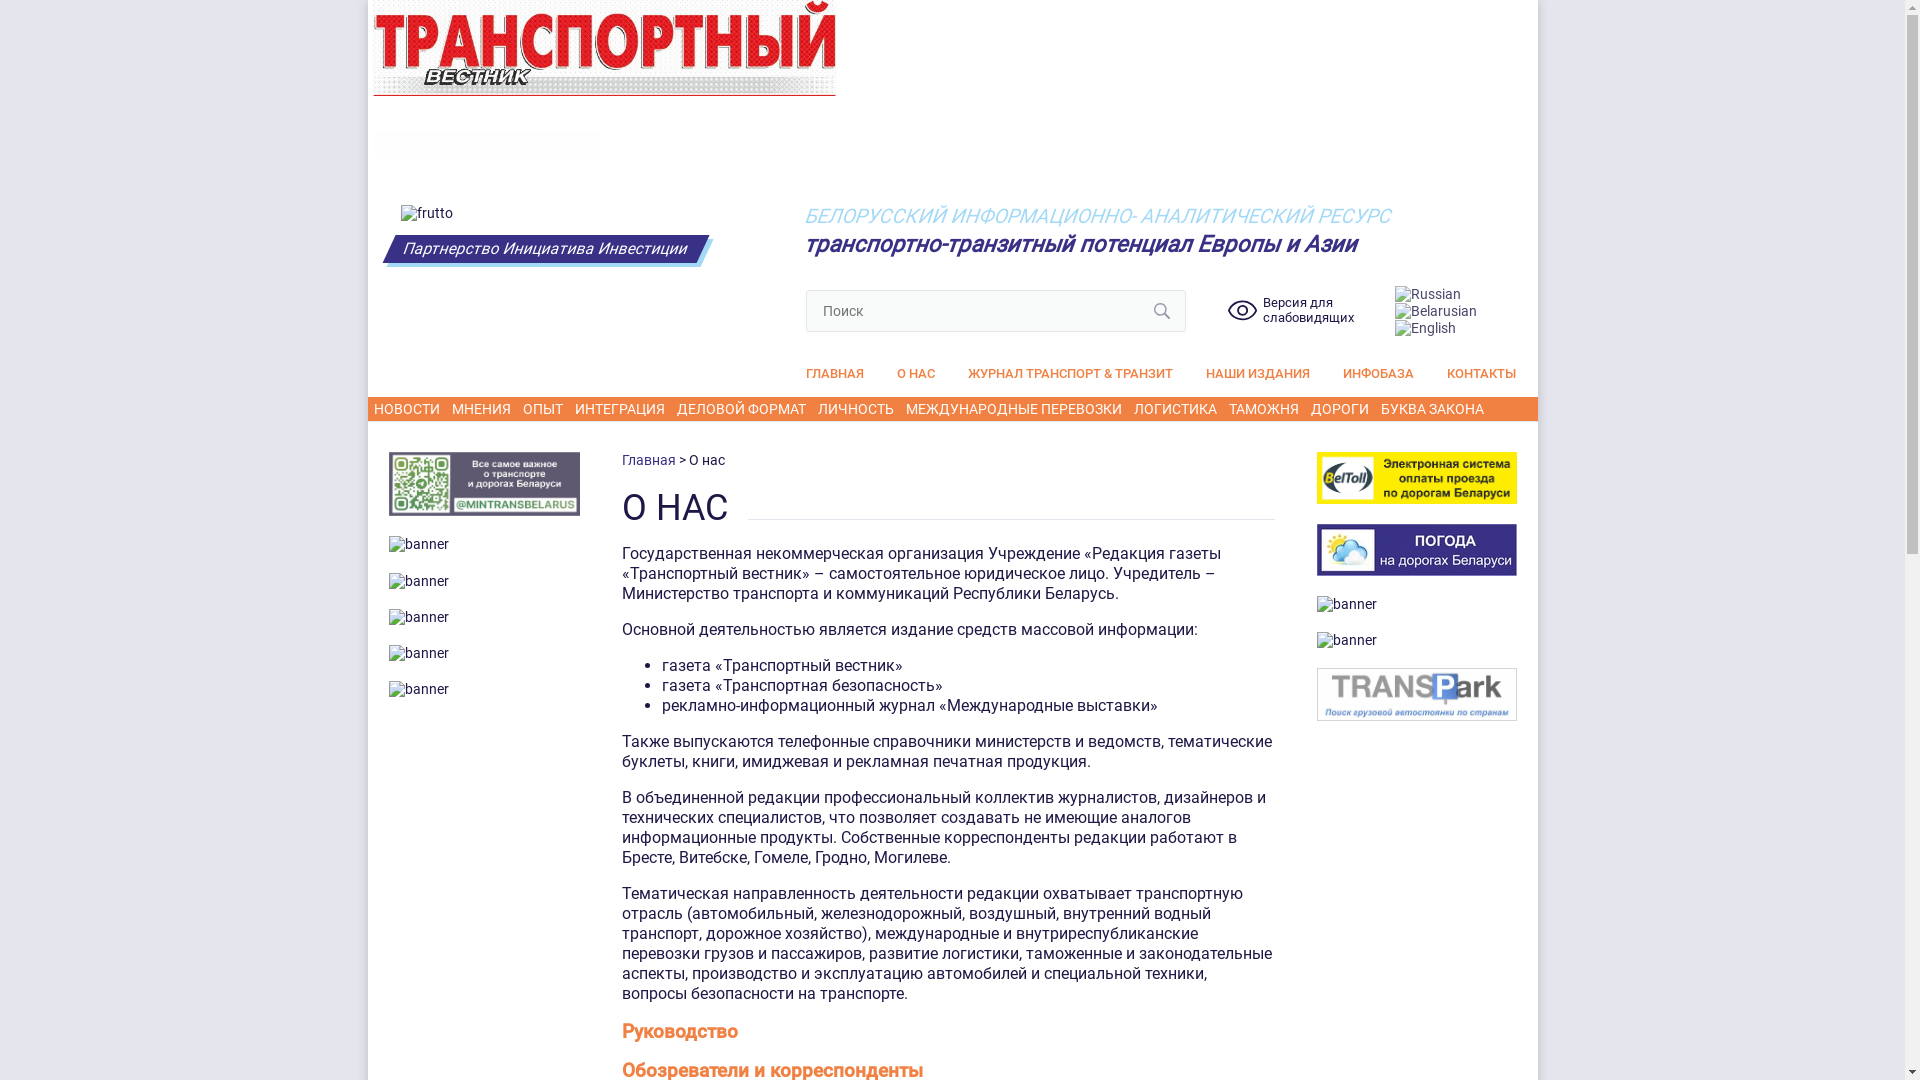 This screenshot has width=1920, height=1080. What do you see at coordinates (1434, 309) in the screenshot?
I see `'Belarusian'` at bounding box center [1434, 309].